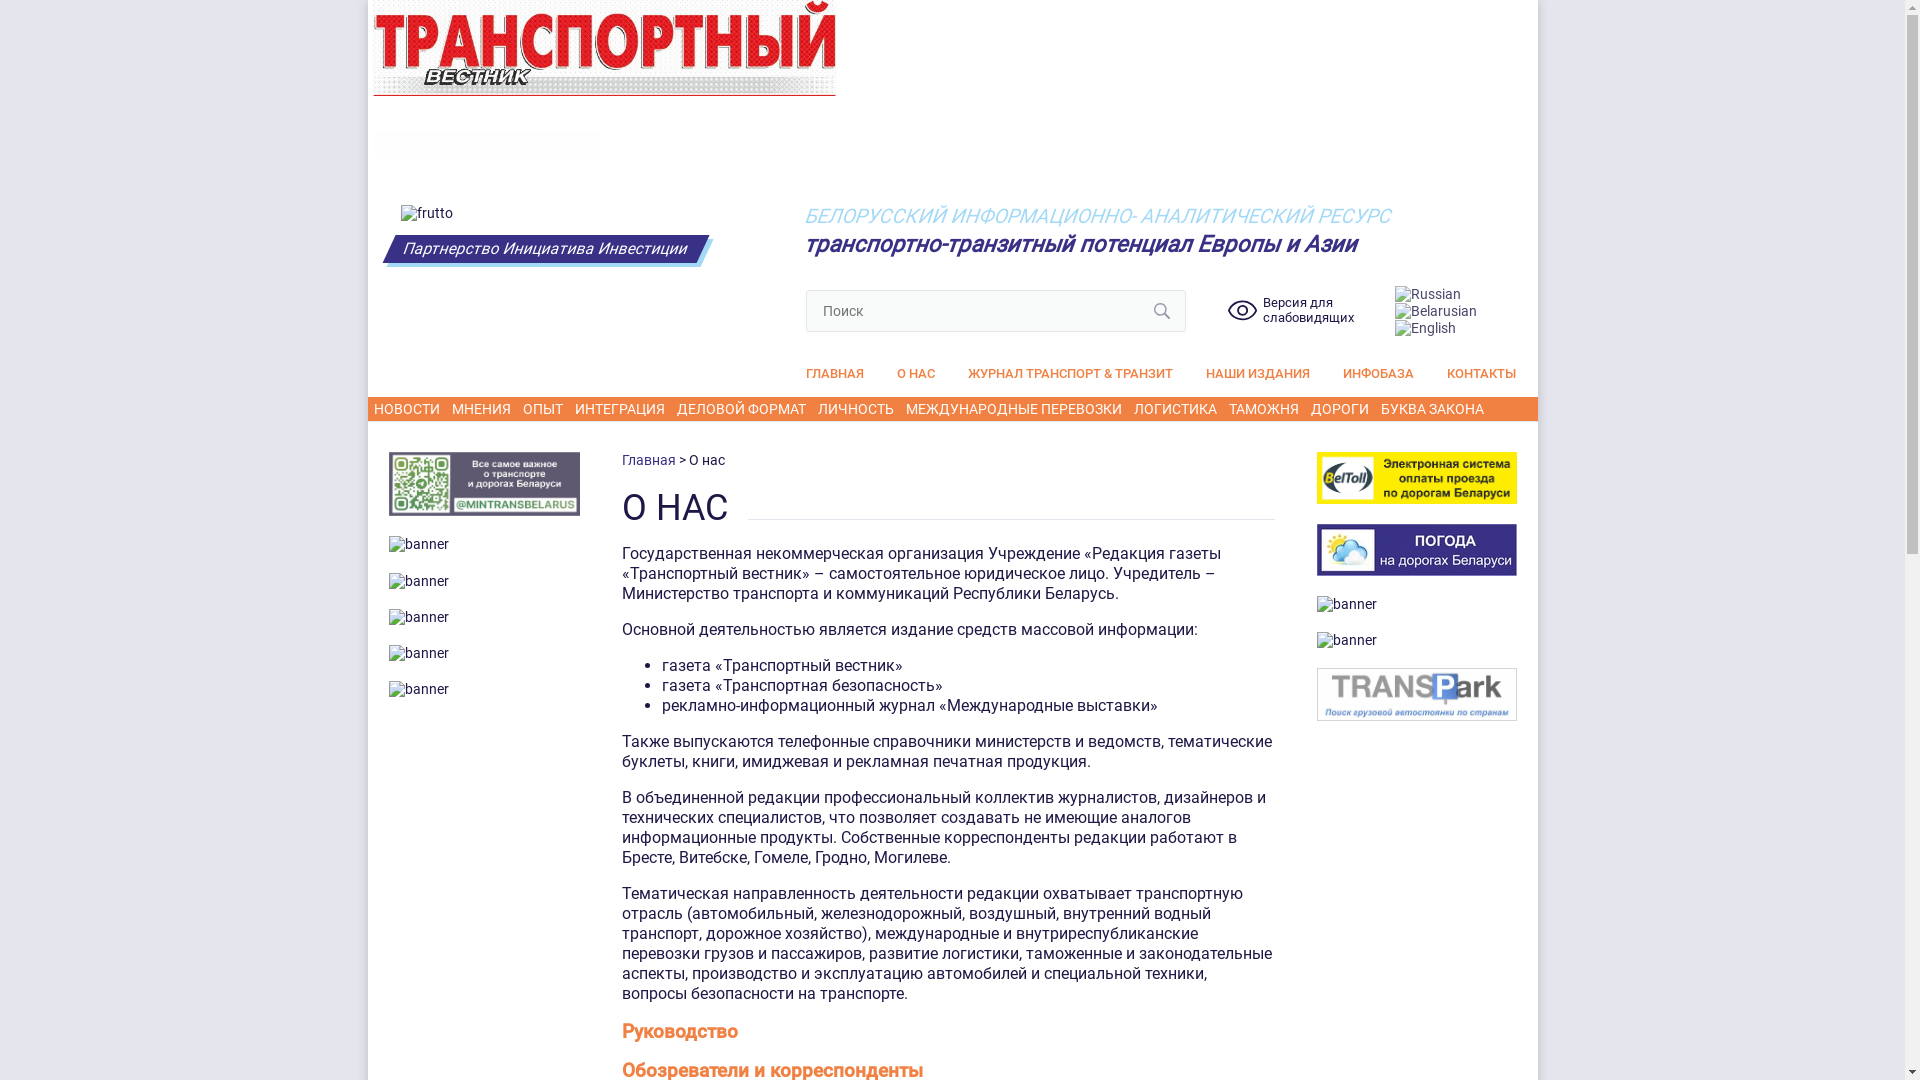 This screenshot has width=1920, height=1080. What do you see at coordinates (1434, 309) in the screenshot?
I see `'Belarusian'` at bounding box center [1434, 309].